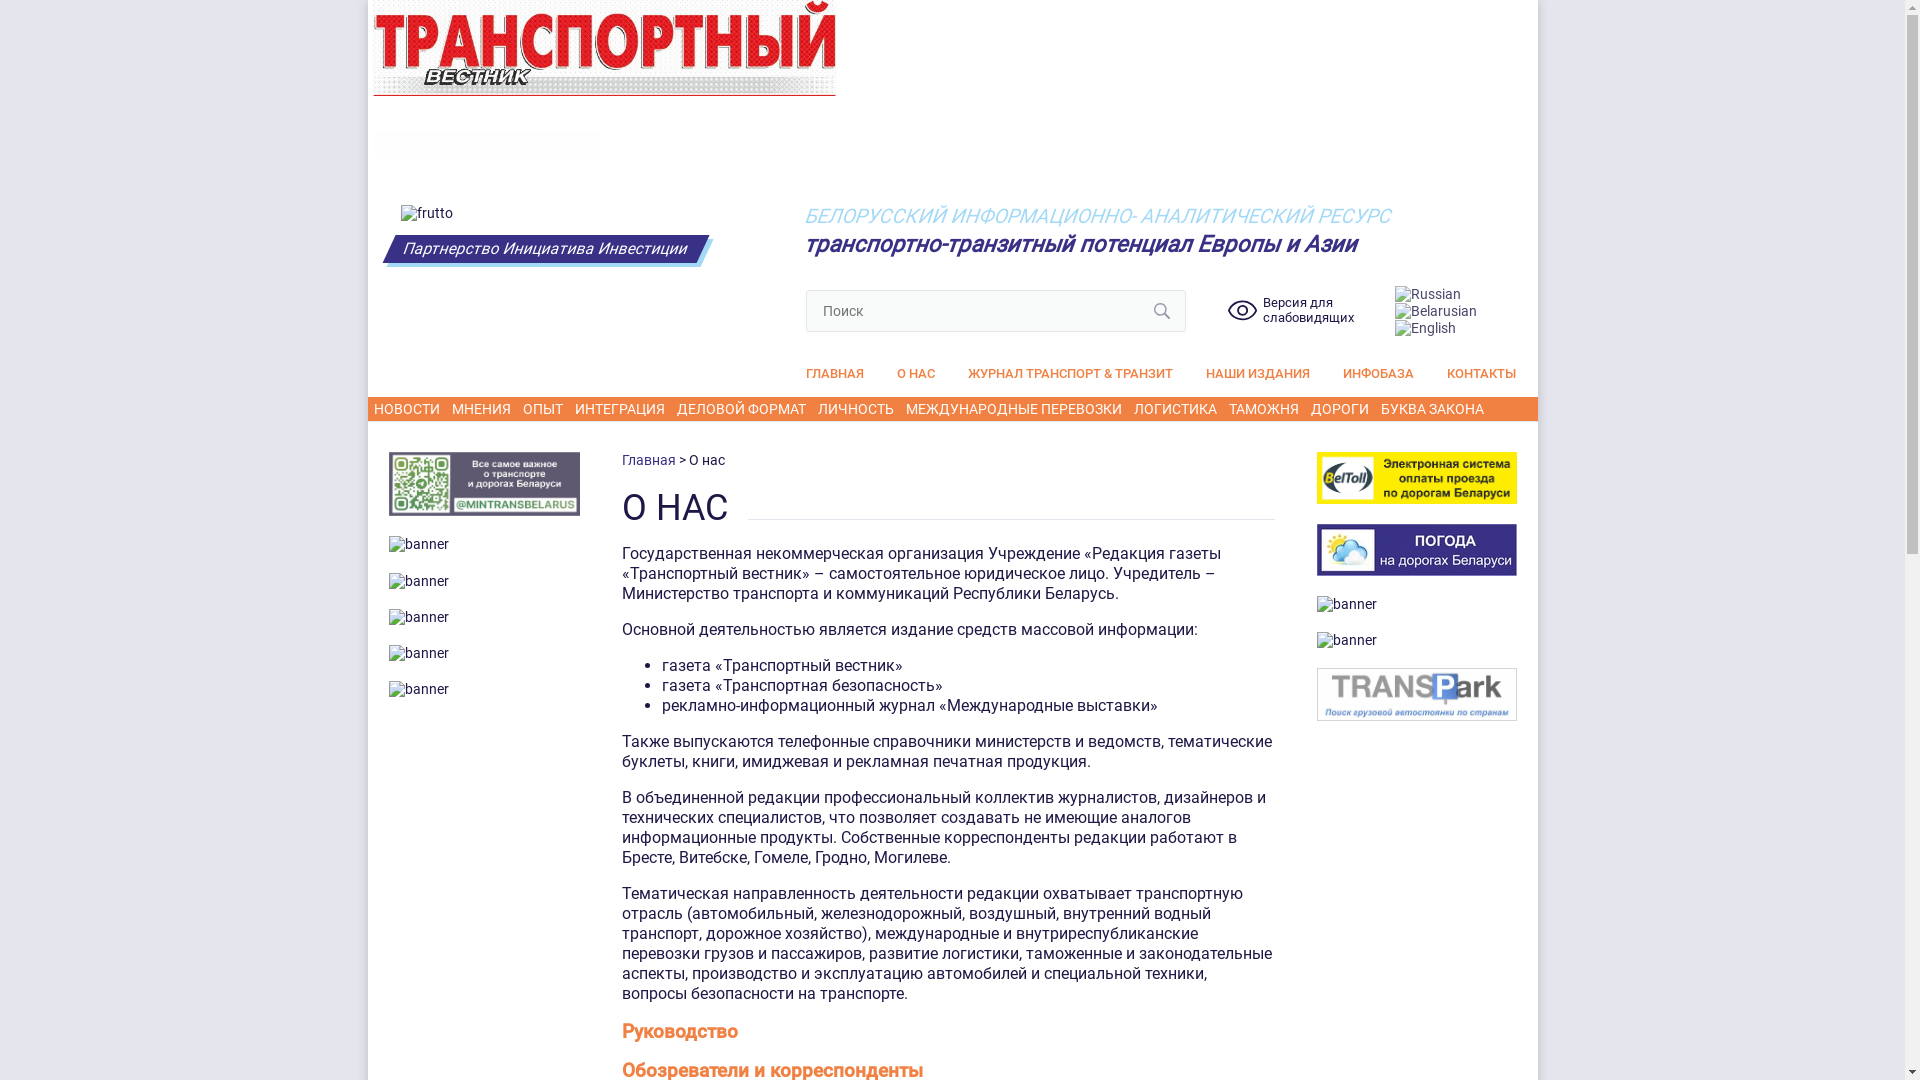 This screenshot has width=1920, height=1080. What do you see at coordinates (1434, 309) in the screenshot?
I see `'Belarusian'` at bounding box center [1434, 309].